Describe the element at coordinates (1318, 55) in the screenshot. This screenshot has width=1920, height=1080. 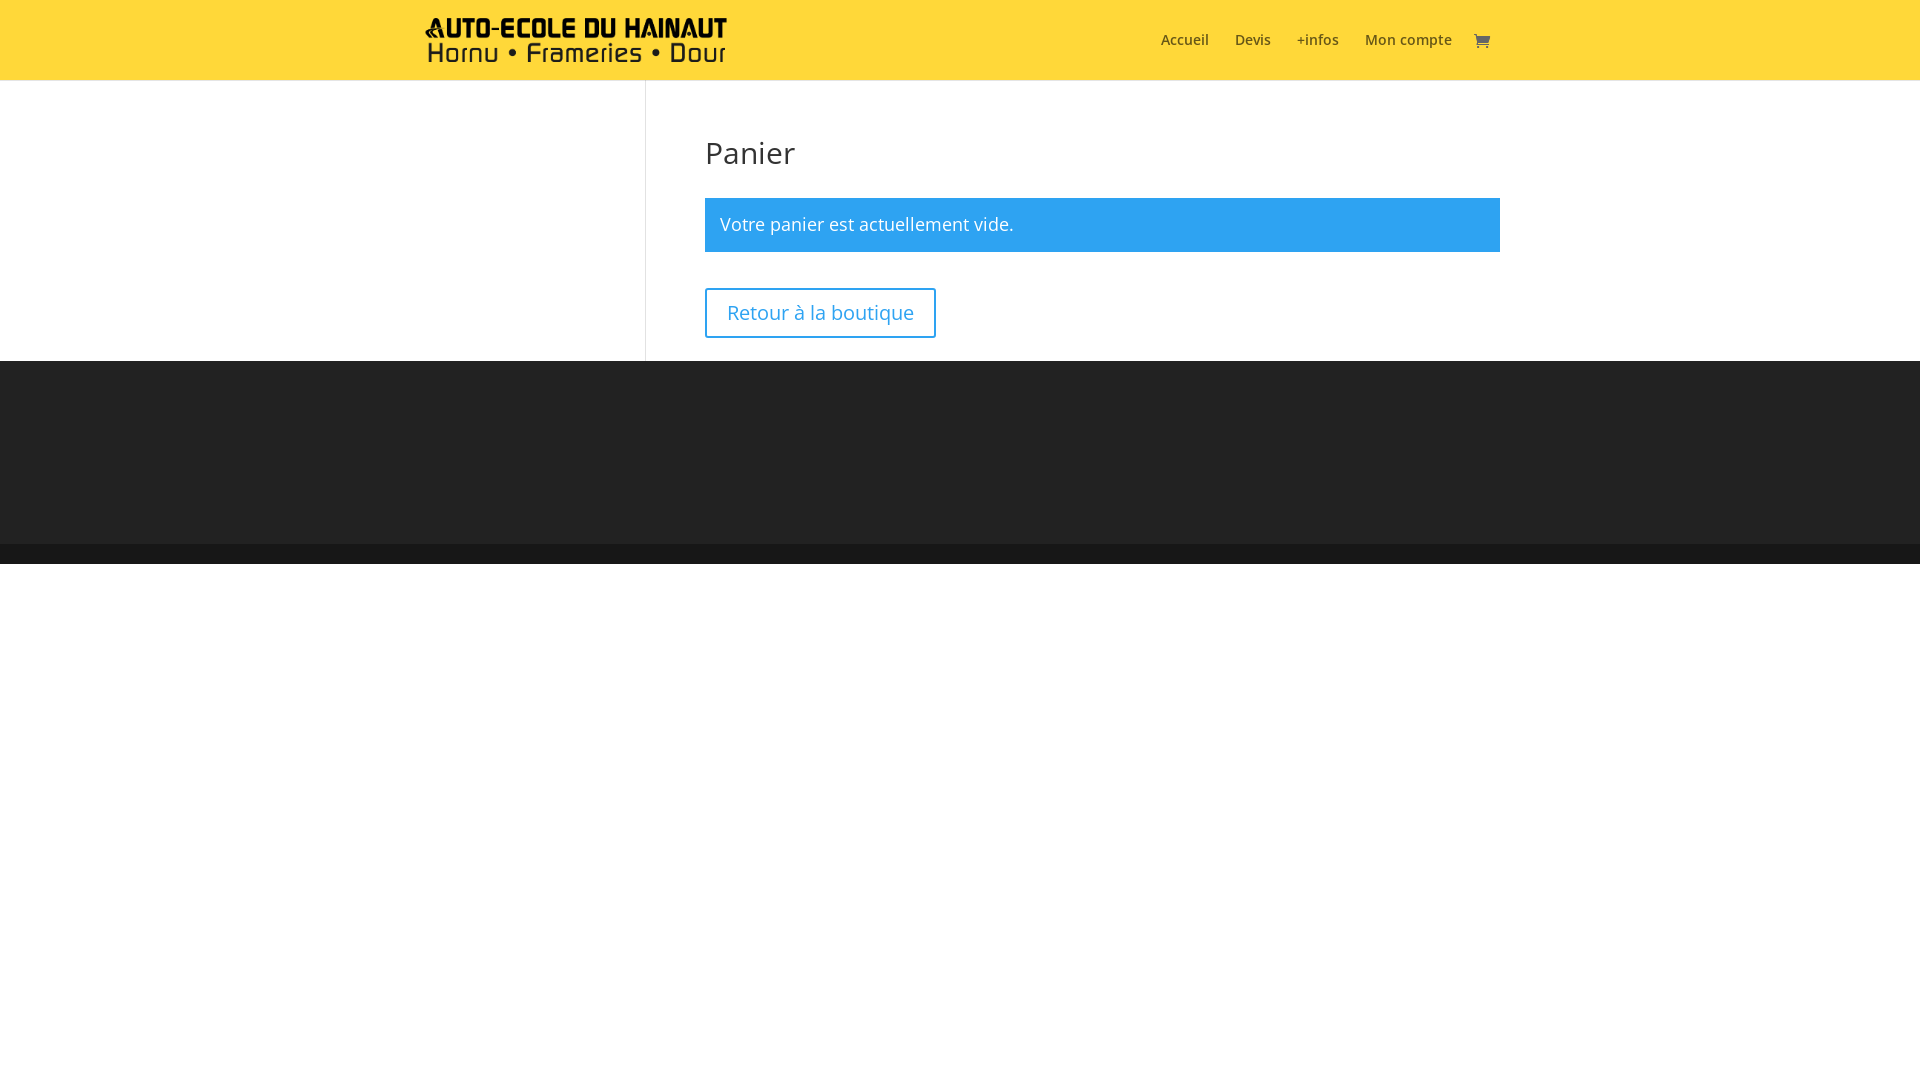
I see `'+infos'` at that location.